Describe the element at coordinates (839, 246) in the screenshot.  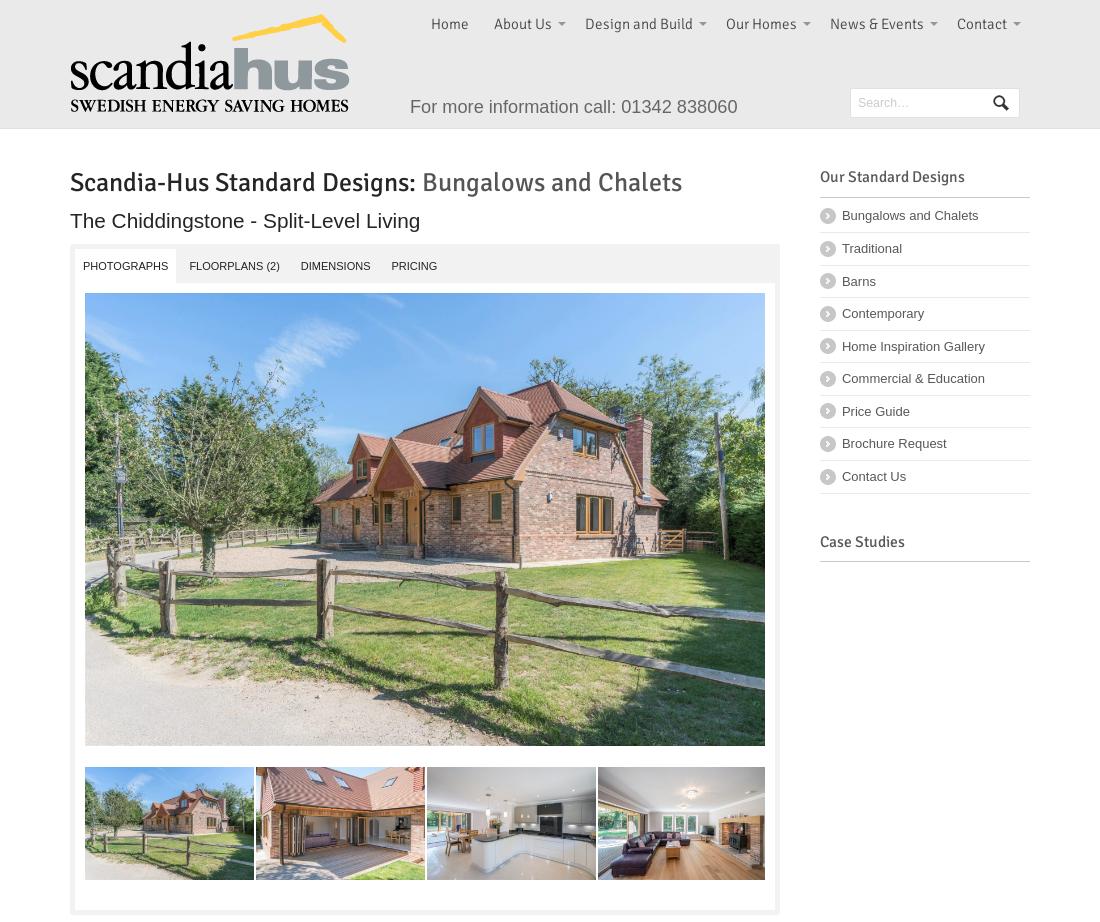
I see `'Traditional'` at that location.